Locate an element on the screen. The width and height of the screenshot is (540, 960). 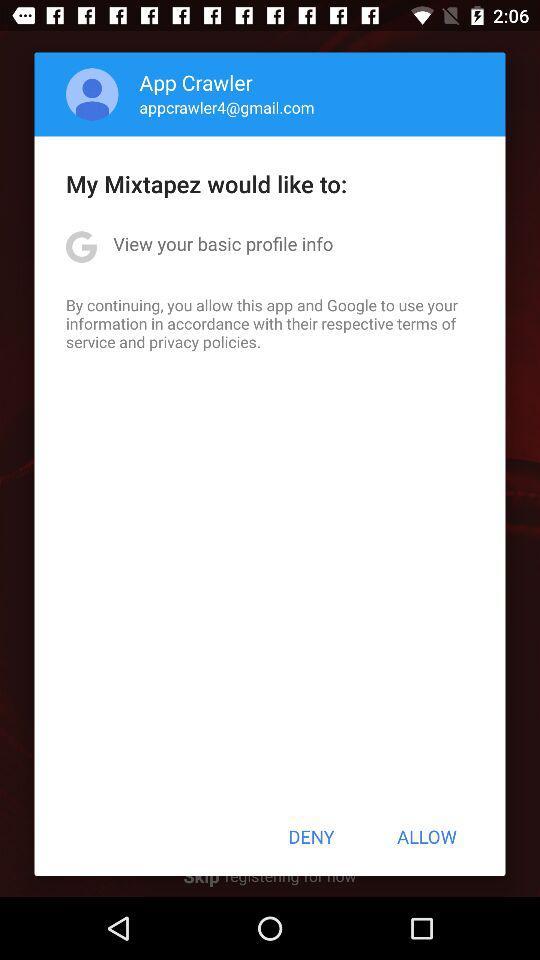
app next to the app crawler is located at coordinates (91, 94).